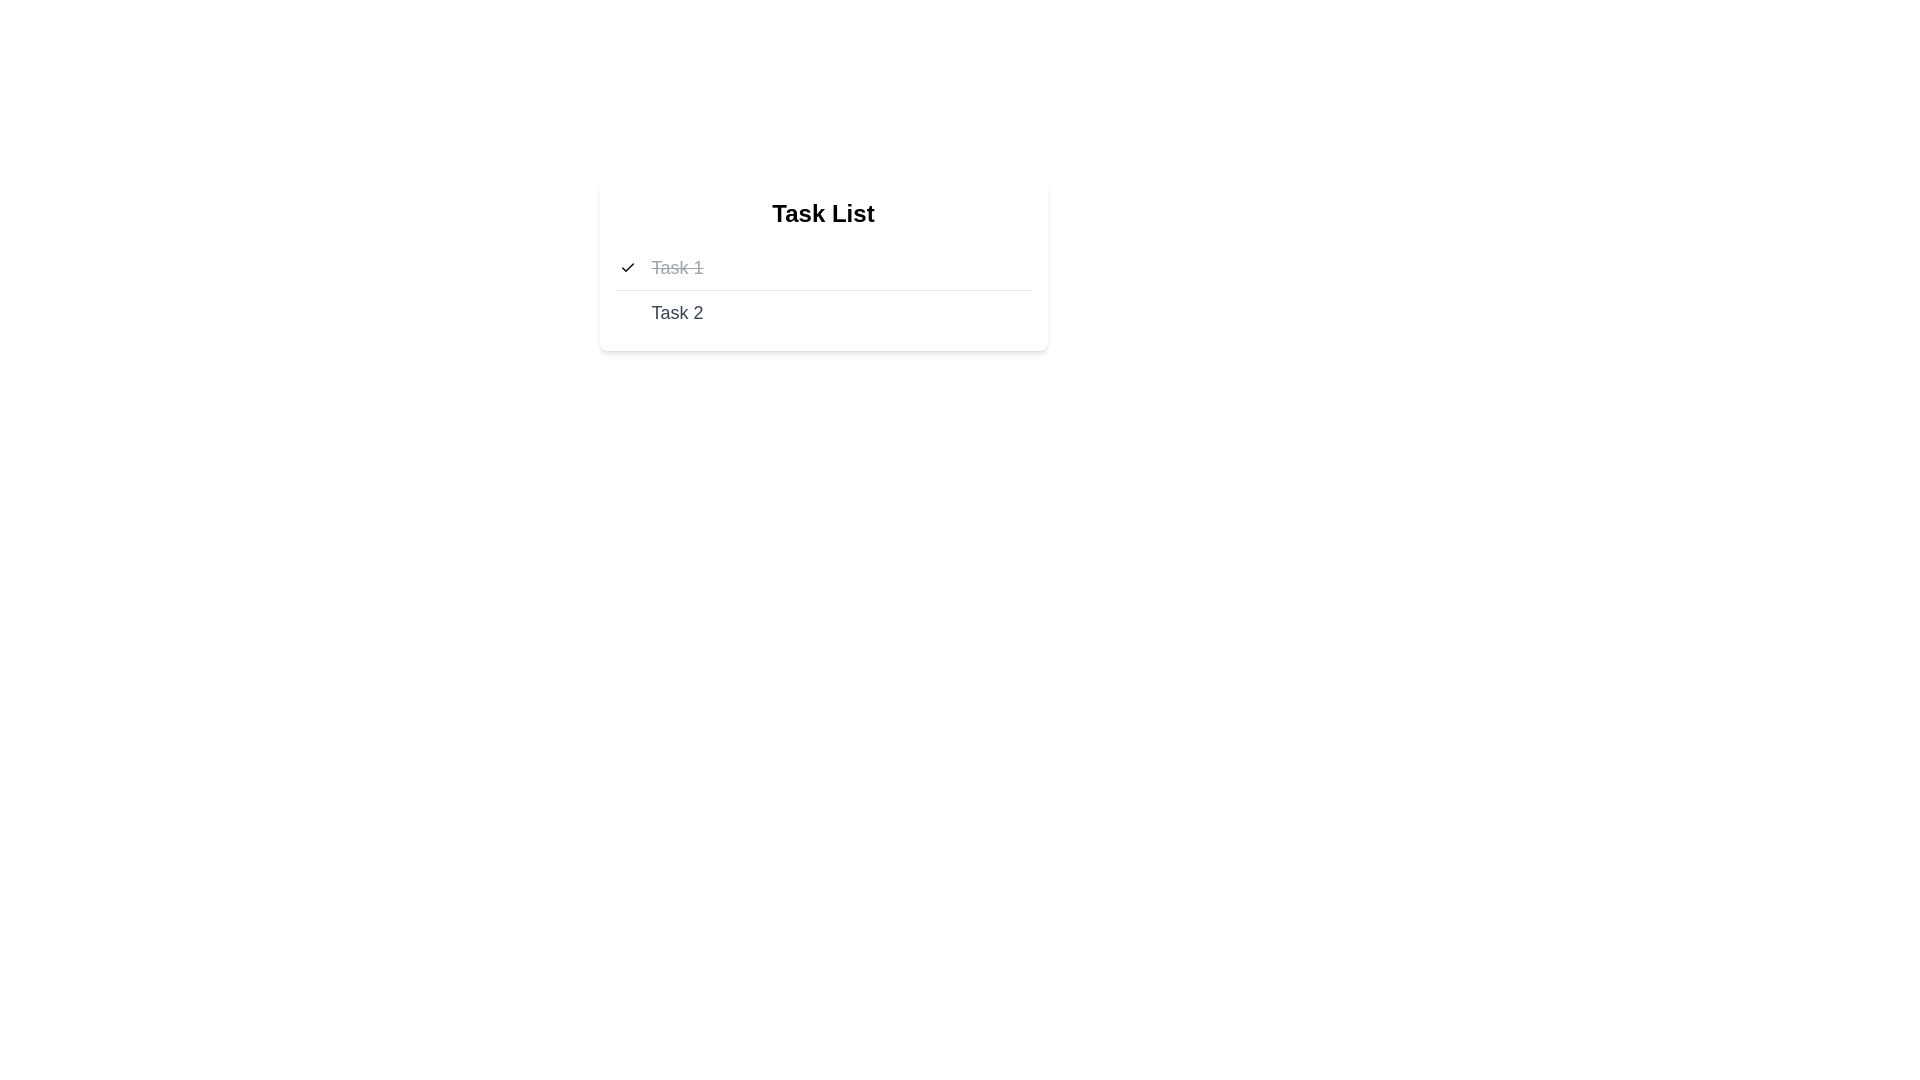 The height and width of the screenshot is (1080, 1920). Describe the element at coordinates (823, 213) in the screenshot. I see `the static text heading that reads 'Task List', which is a bold and large text positioned at the top of the task card` at that location.